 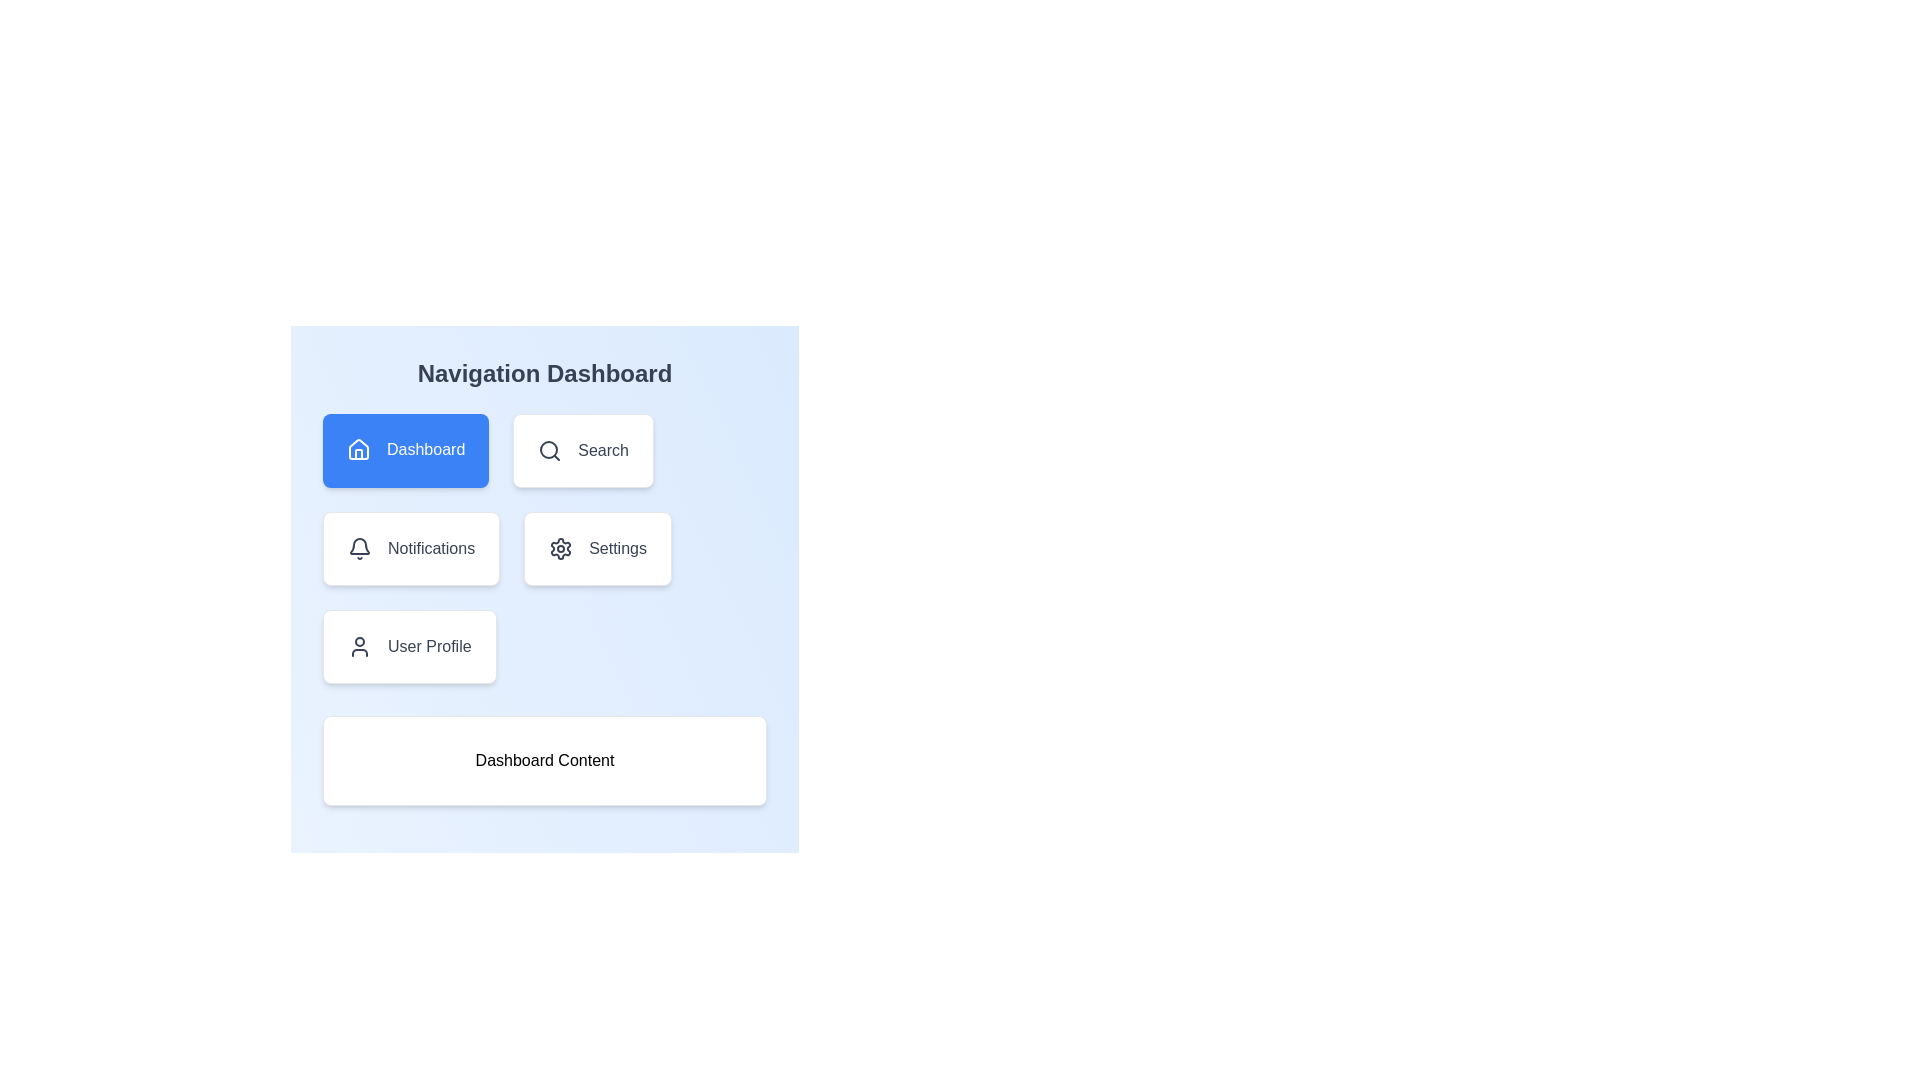 I want to click on the 'Dashboard' text label, which is part of the button for navigating to the dashboard section of the application, located in the top-left corner beneath 'Navigation Dashboard', so click(x=425, y=450).